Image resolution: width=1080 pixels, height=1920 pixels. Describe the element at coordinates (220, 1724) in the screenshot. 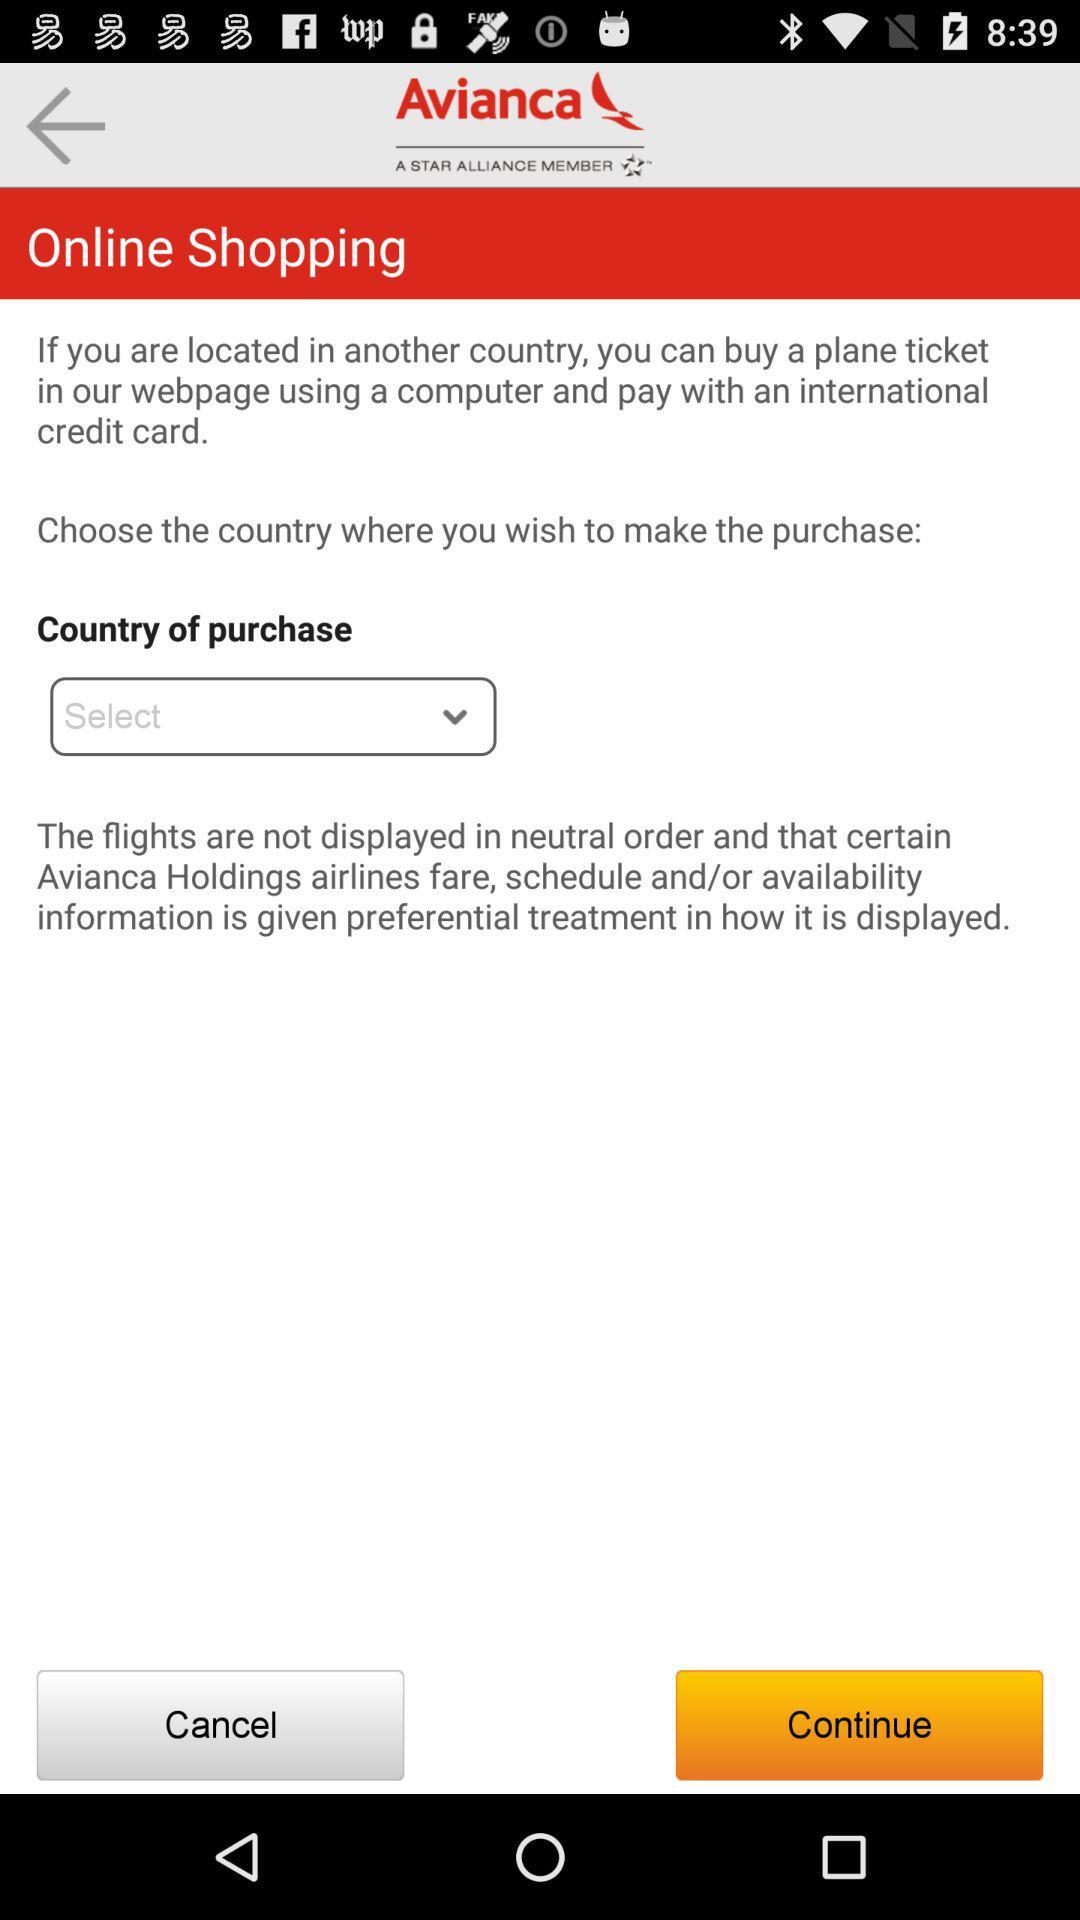

I see `cancel item` at that location.